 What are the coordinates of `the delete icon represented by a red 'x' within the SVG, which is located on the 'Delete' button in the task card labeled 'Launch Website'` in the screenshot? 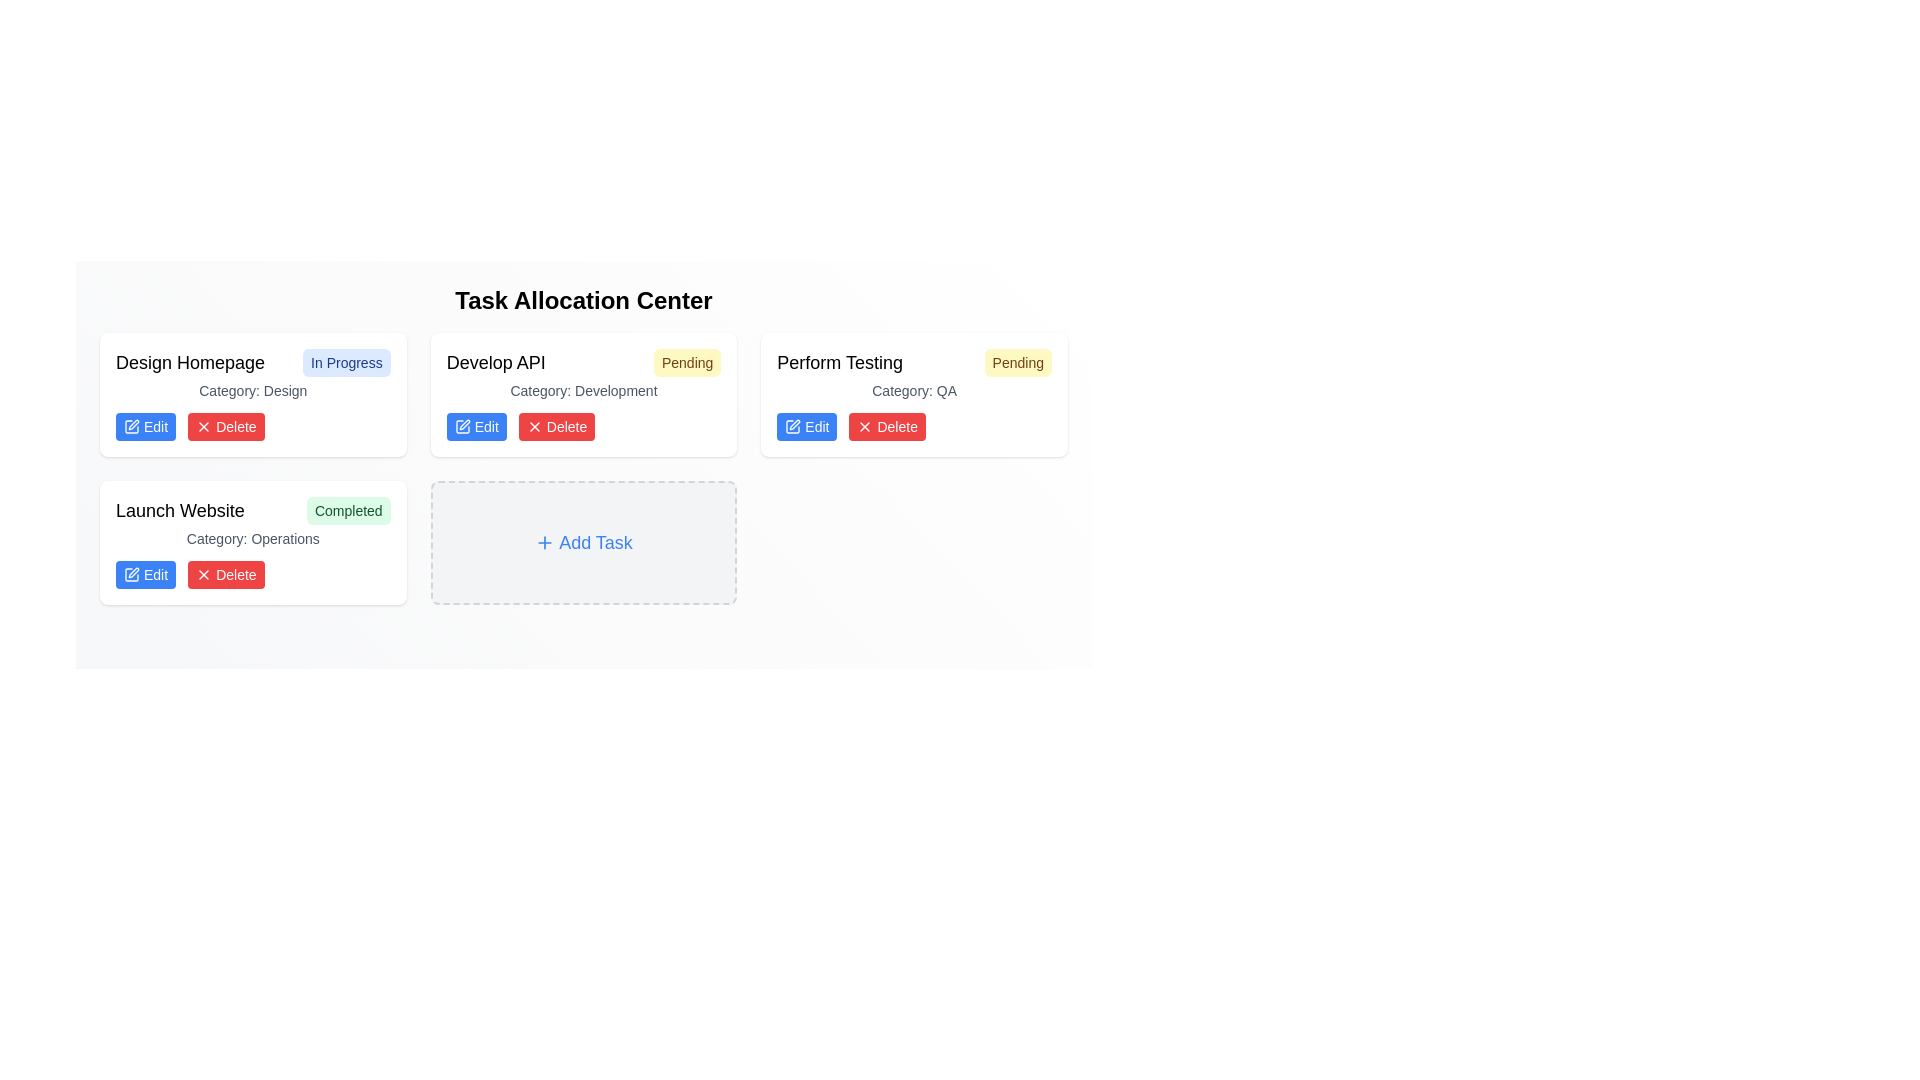 It's located at (204, 426).